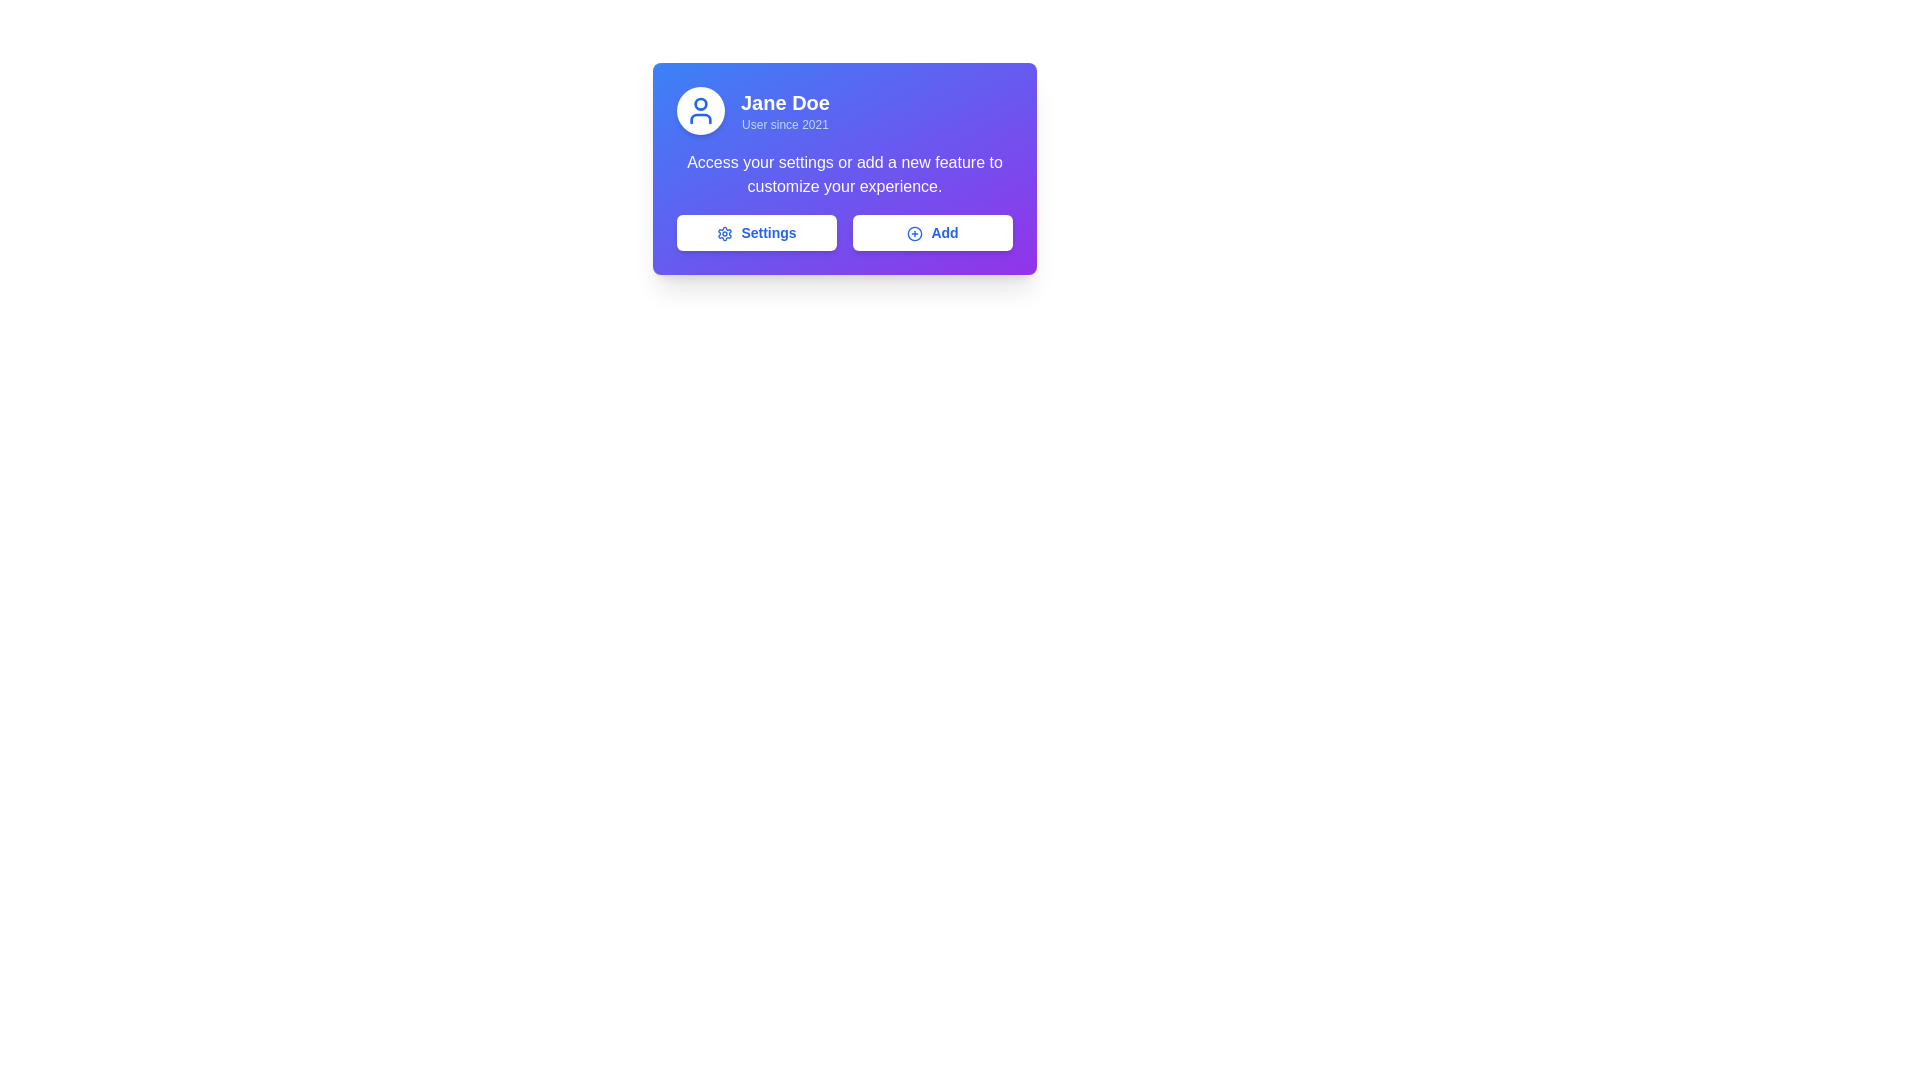 This screenshot has height=1080, width=1920. Describe the element at coordinates (844, 173) in the screenshot. I see `informational text element located below the user name and status line, above the buttons labeled 'Settings' and 'Add' in the card layout` at that location.